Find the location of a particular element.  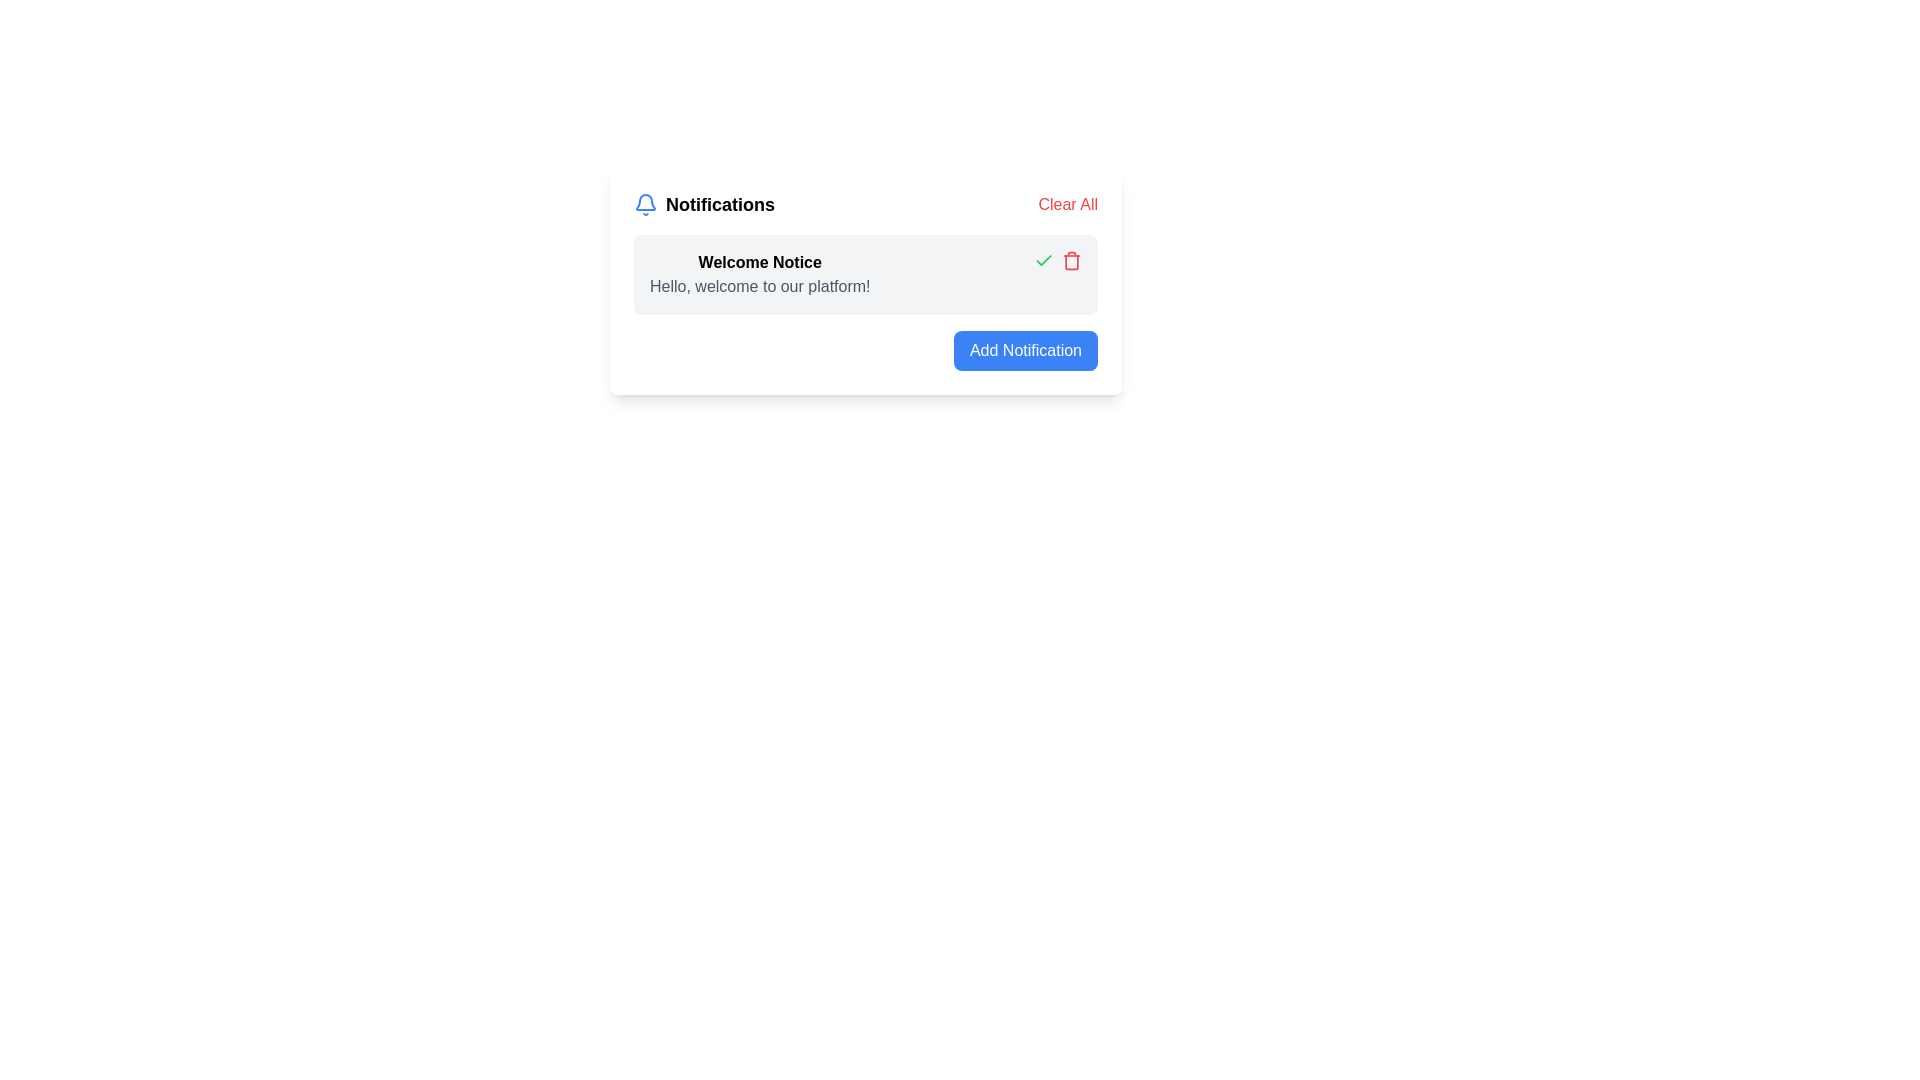

the 'Notifications' text label which is prominently styled with a larger, bold font and located beside a blue bell icon is located at coordinates (720, 204).